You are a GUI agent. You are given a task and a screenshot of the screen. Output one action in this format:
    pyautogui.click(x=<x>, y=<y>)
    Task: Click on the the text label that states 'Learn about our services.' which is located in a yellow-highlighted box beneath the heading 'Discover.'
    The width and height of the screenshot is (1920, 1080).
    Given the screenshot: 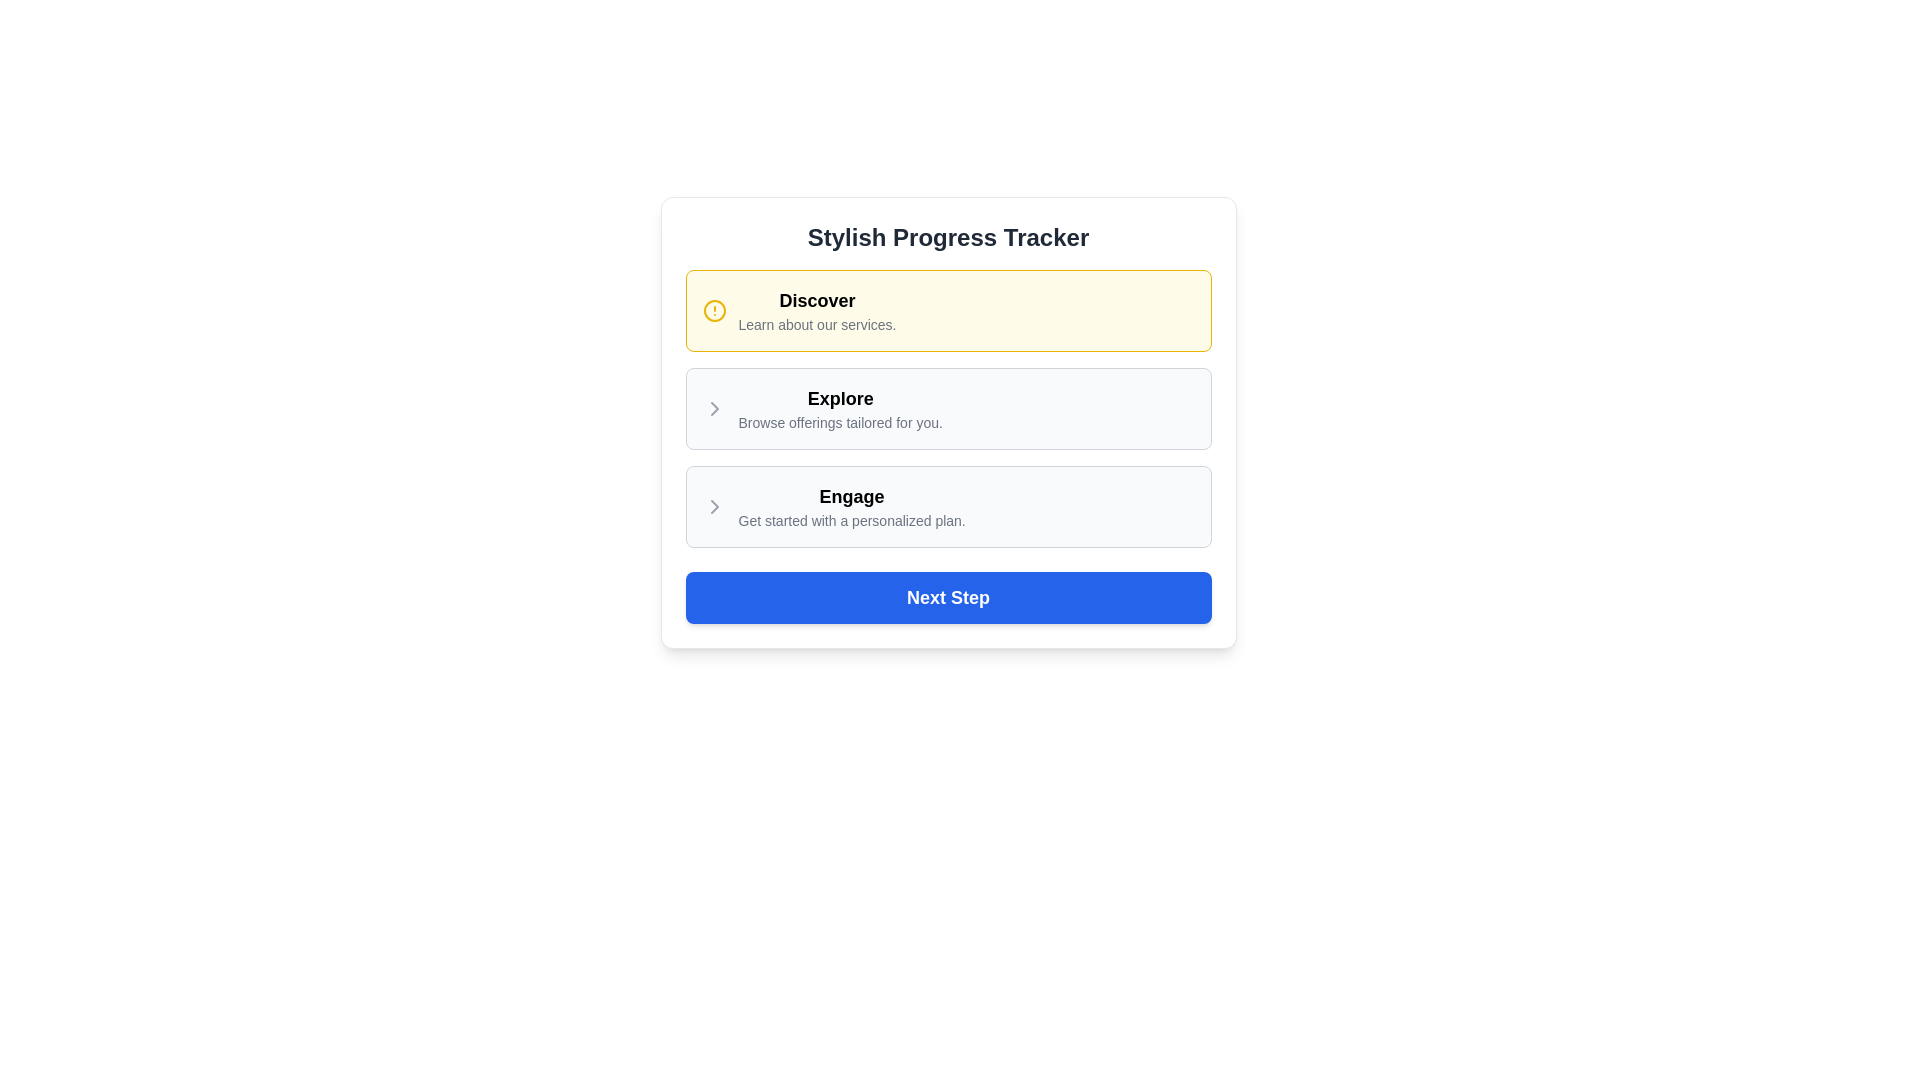 What is the action you would take?
    pyautogui.click(x=817, y=323)
    